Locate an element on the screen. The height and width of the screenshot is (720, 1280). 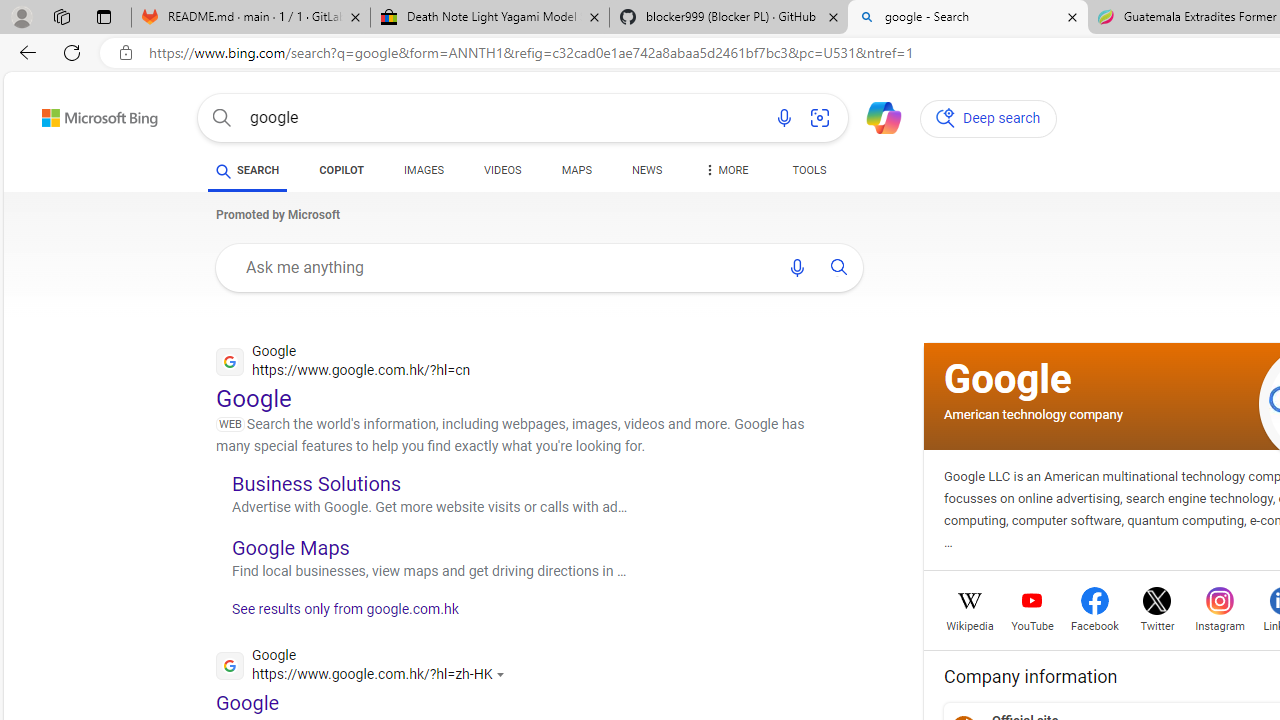
'COPILOT' is located at coordinates (341, 172).